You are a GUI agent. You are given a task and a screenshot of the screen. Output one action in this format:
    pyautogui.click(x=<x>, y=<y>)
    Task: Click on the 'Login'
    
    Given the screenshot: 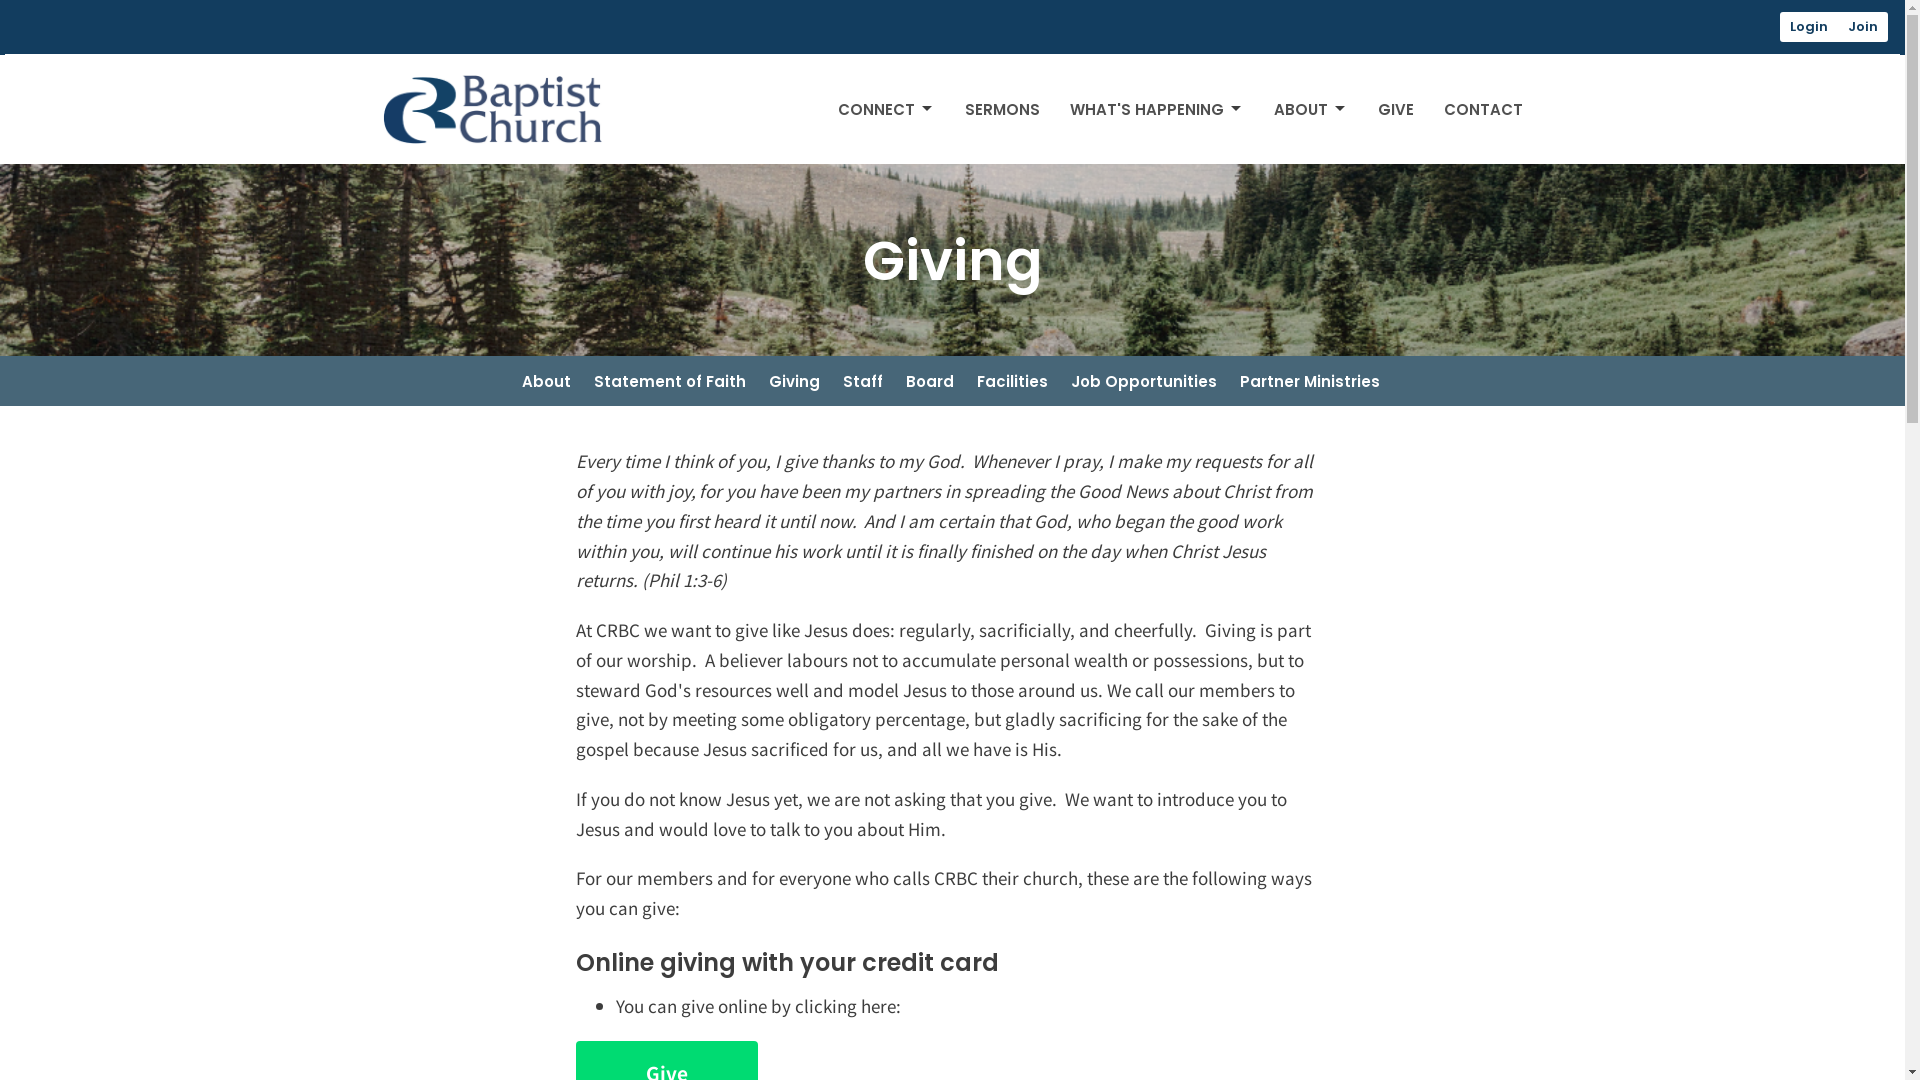 What is the action you would take?
    pyautogui.click(x=1809, y=27)
    